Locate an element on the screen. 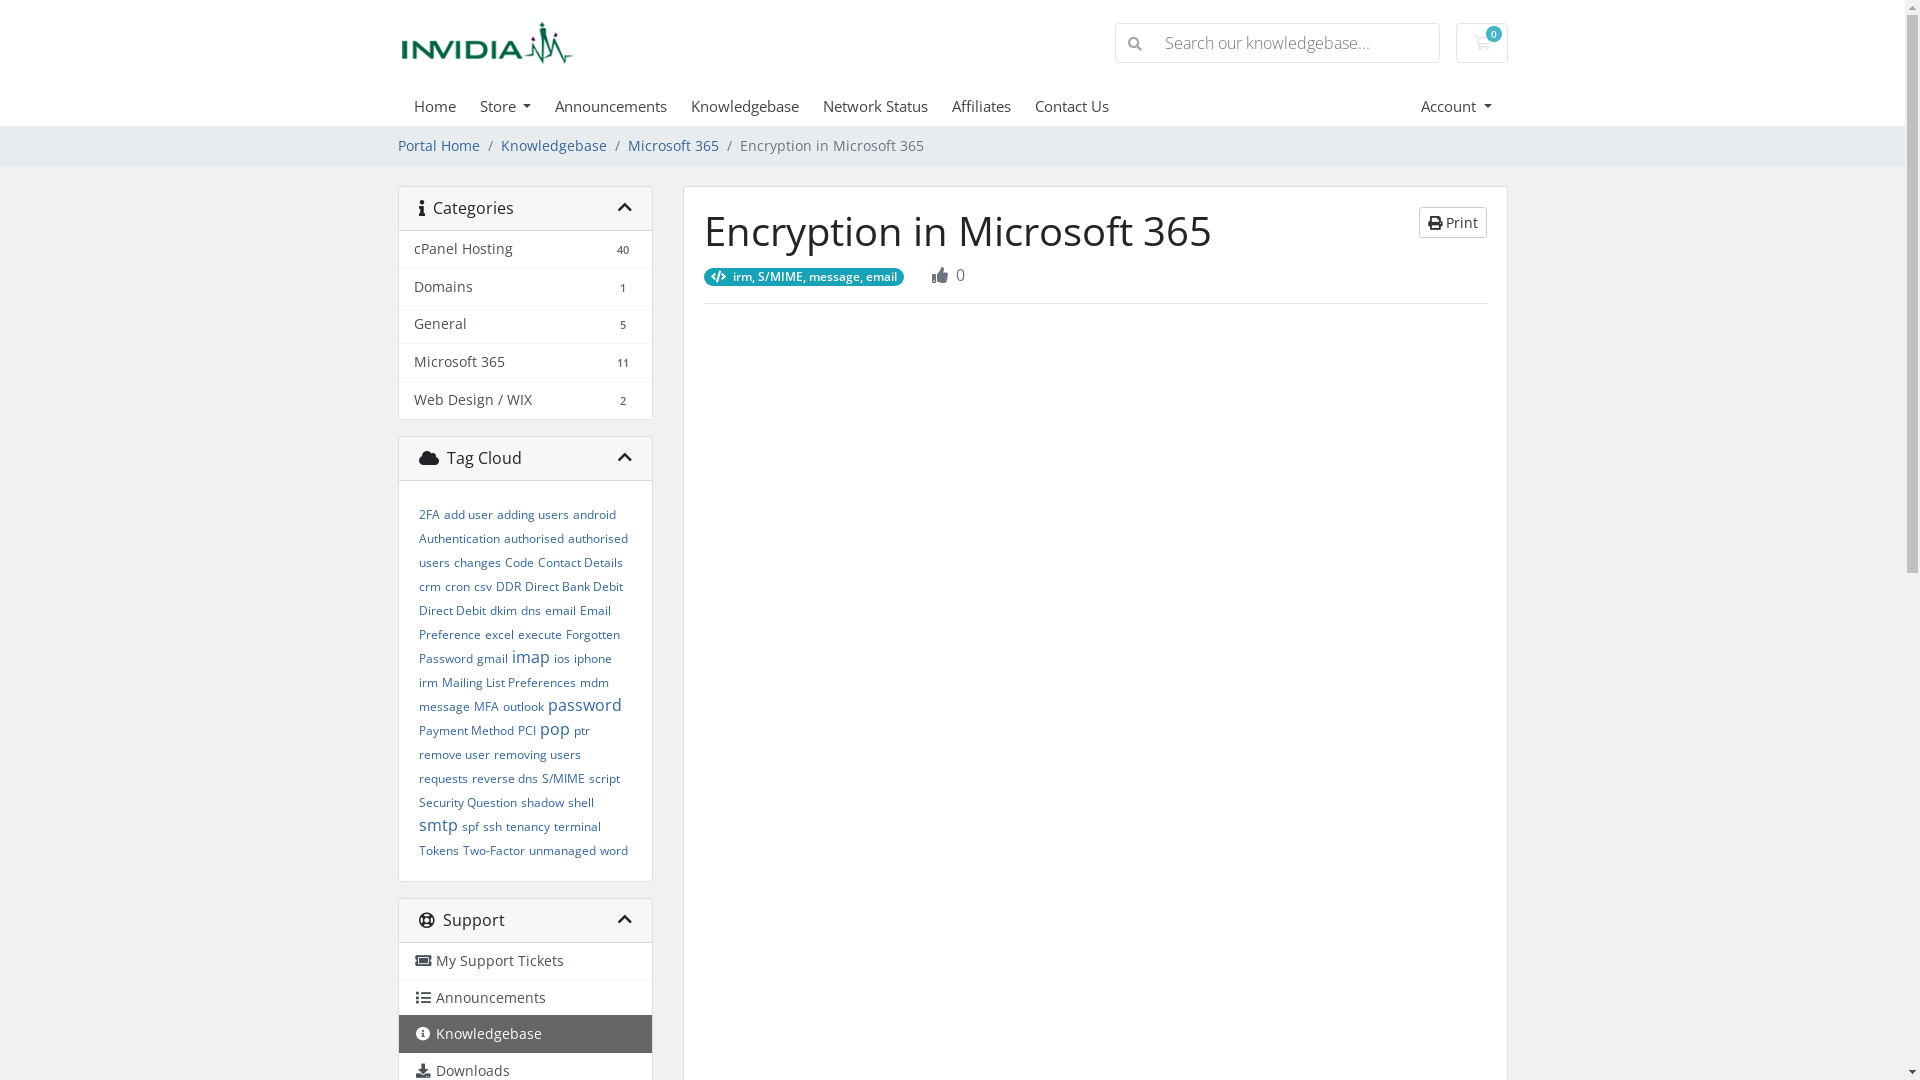 The image size is (1920, 1080). 'Knowledgebase' is located at coordinates (524, 1033).